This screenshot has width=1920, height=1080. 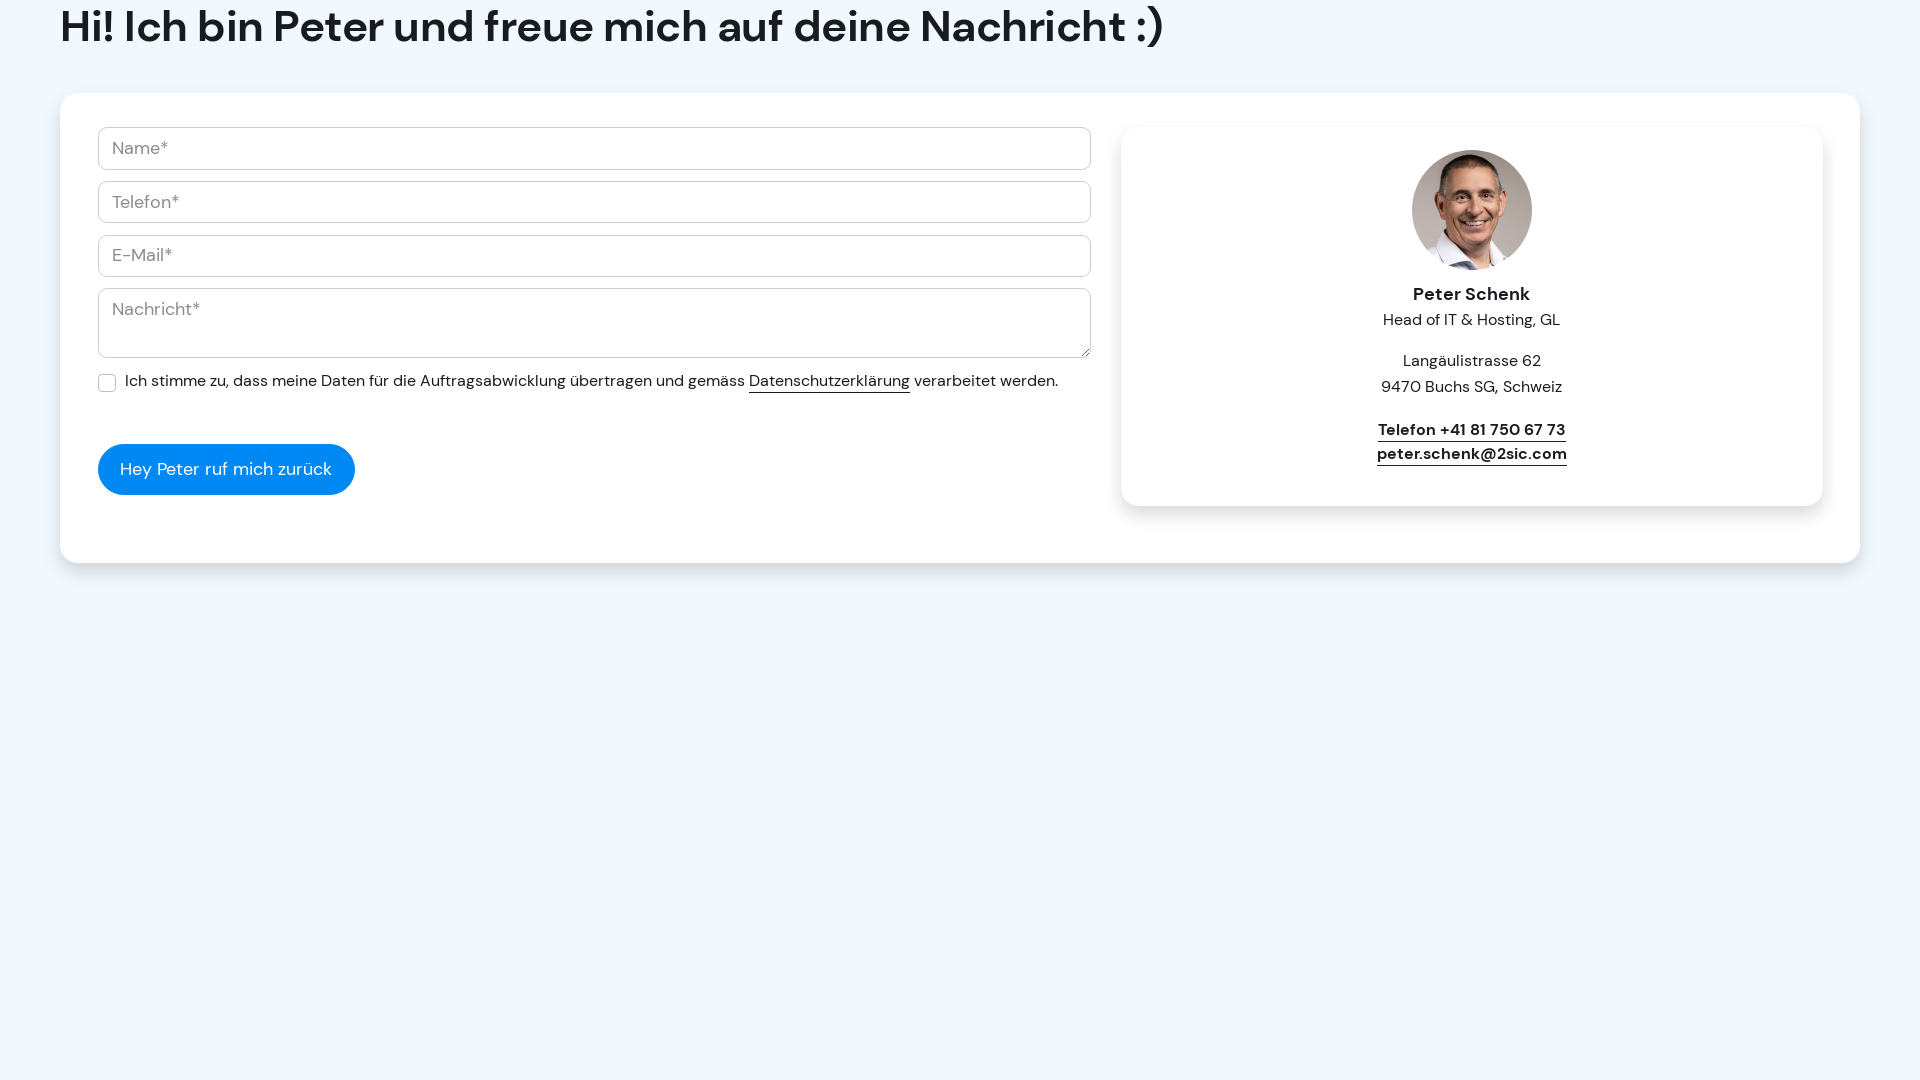 What do you see at coordinates (1376, 428) in the screenshot?
I see `'Telefon +41 81 750 67 73'` at bounding box center [1376, 428].